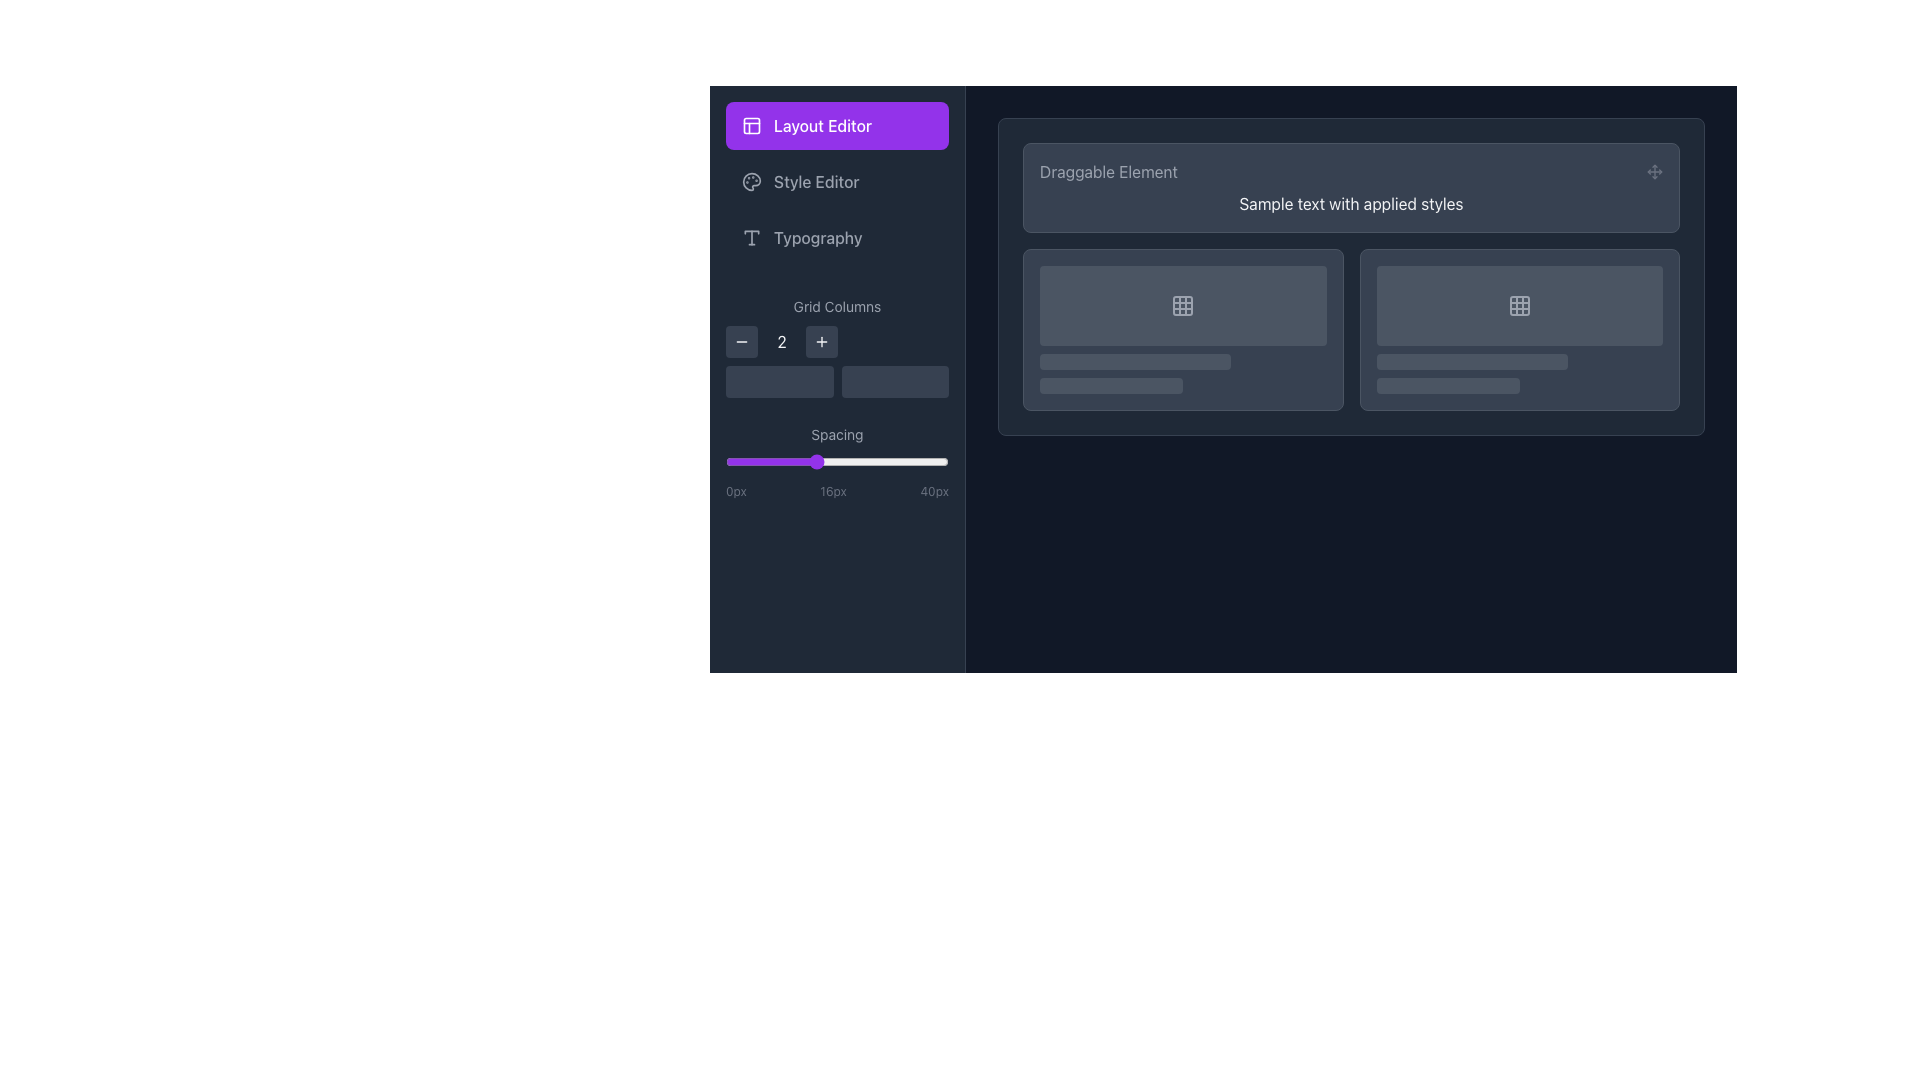 The width and height of the screenshot is (1920, 1080). Describe the element at coordinates (903, 462) in the screenshot. I see `spacing` at that location.